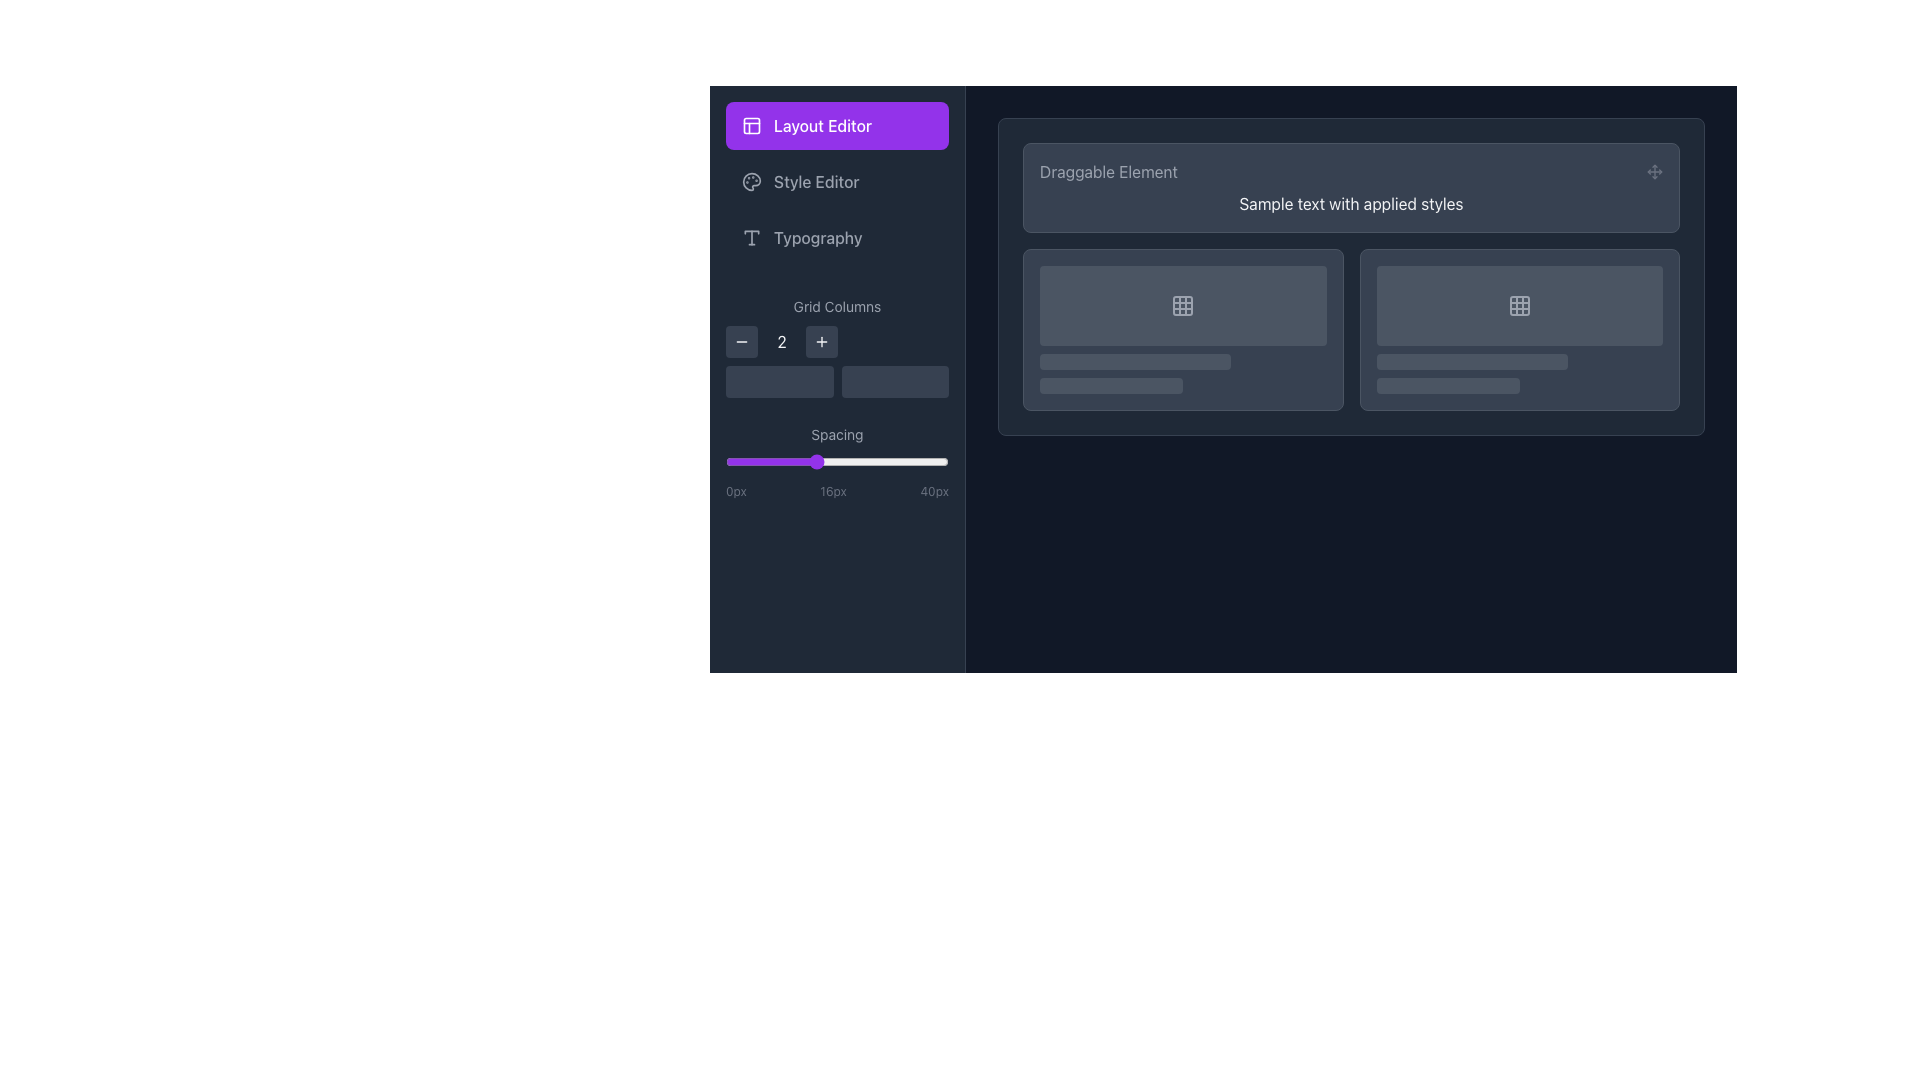 The width and height of the screenshot is (1920, 1080). Describe the element at coordinates (903, 462) in the screenshot. I see `spacing` at that location.